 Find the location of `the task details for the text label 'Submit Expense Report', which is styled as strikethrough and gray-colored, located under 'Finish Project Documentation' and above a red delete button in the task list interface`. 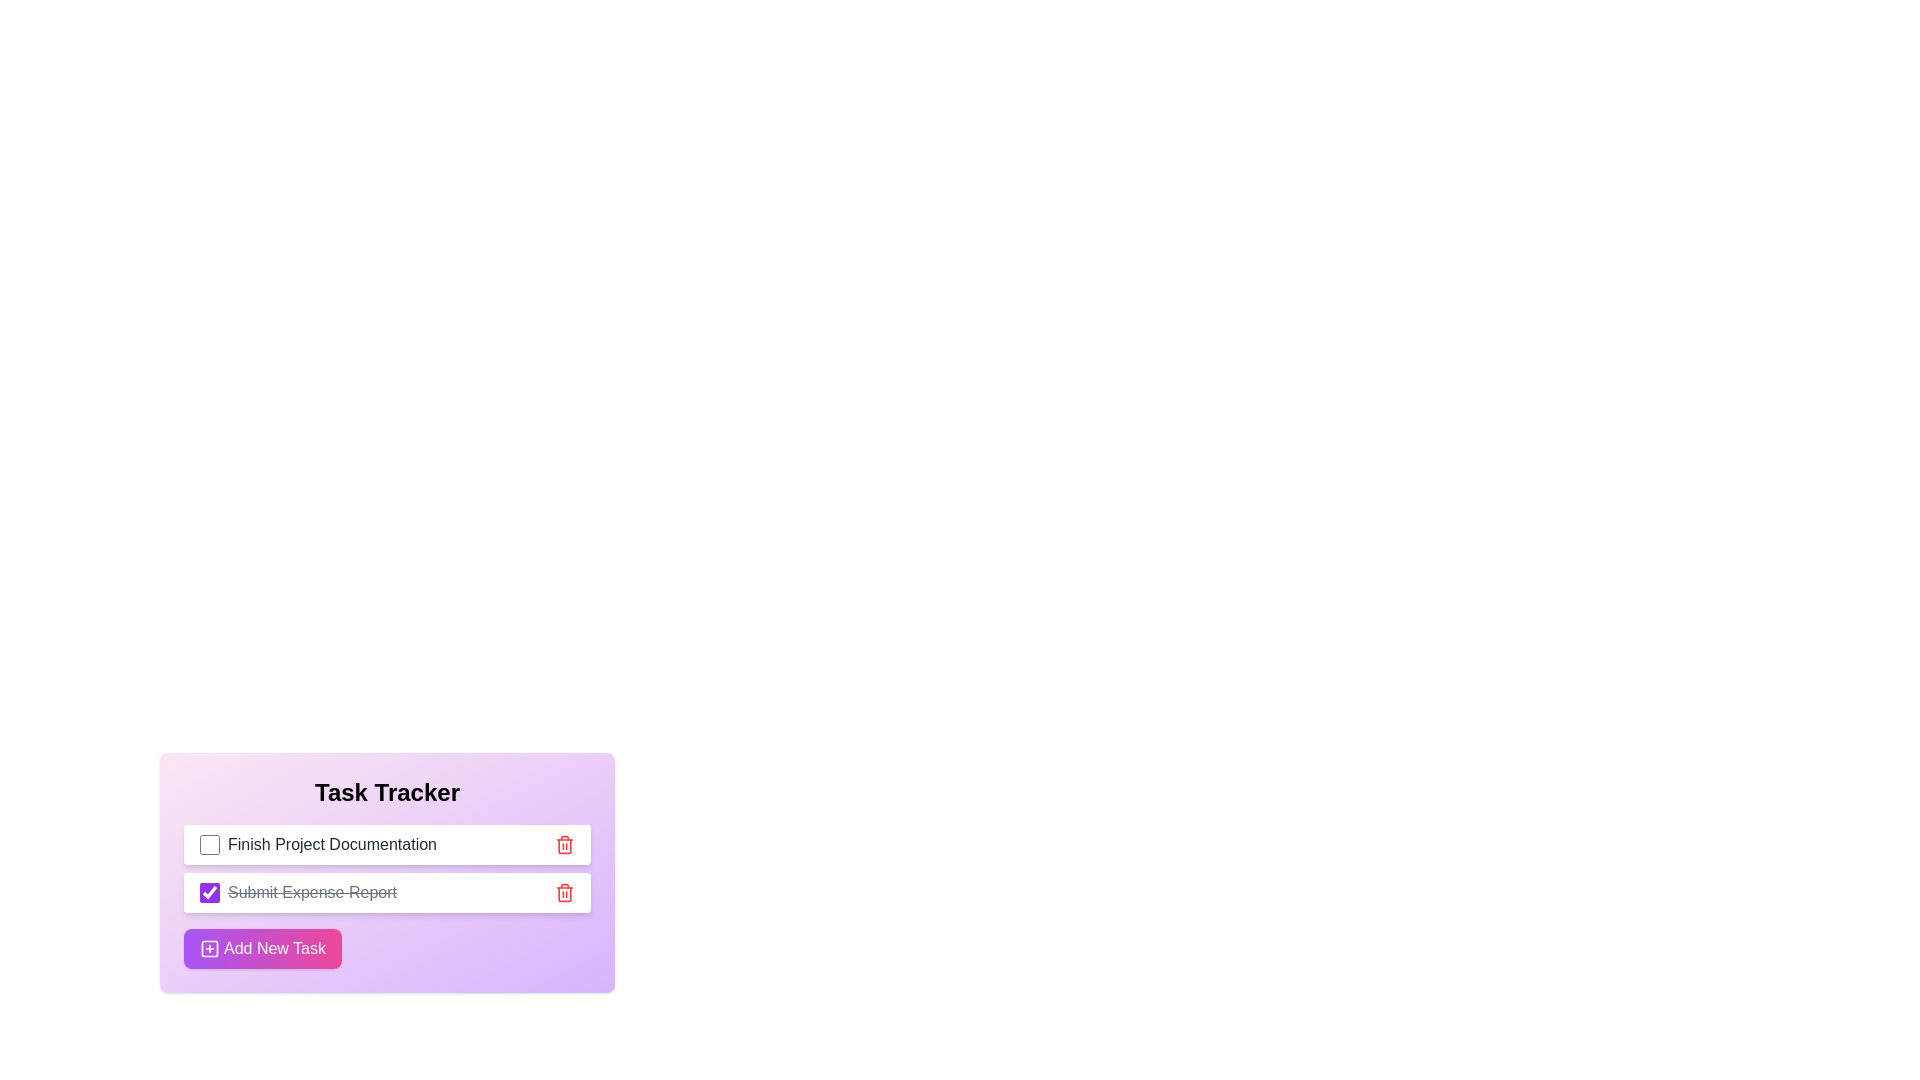

the task details for the text label 'Submit Expense Report', which is styled as strikethrough and gray-colored, located under 'Finish Project Documentation' and above a red delete button in the task list interface is located at coordinates (297, 892).